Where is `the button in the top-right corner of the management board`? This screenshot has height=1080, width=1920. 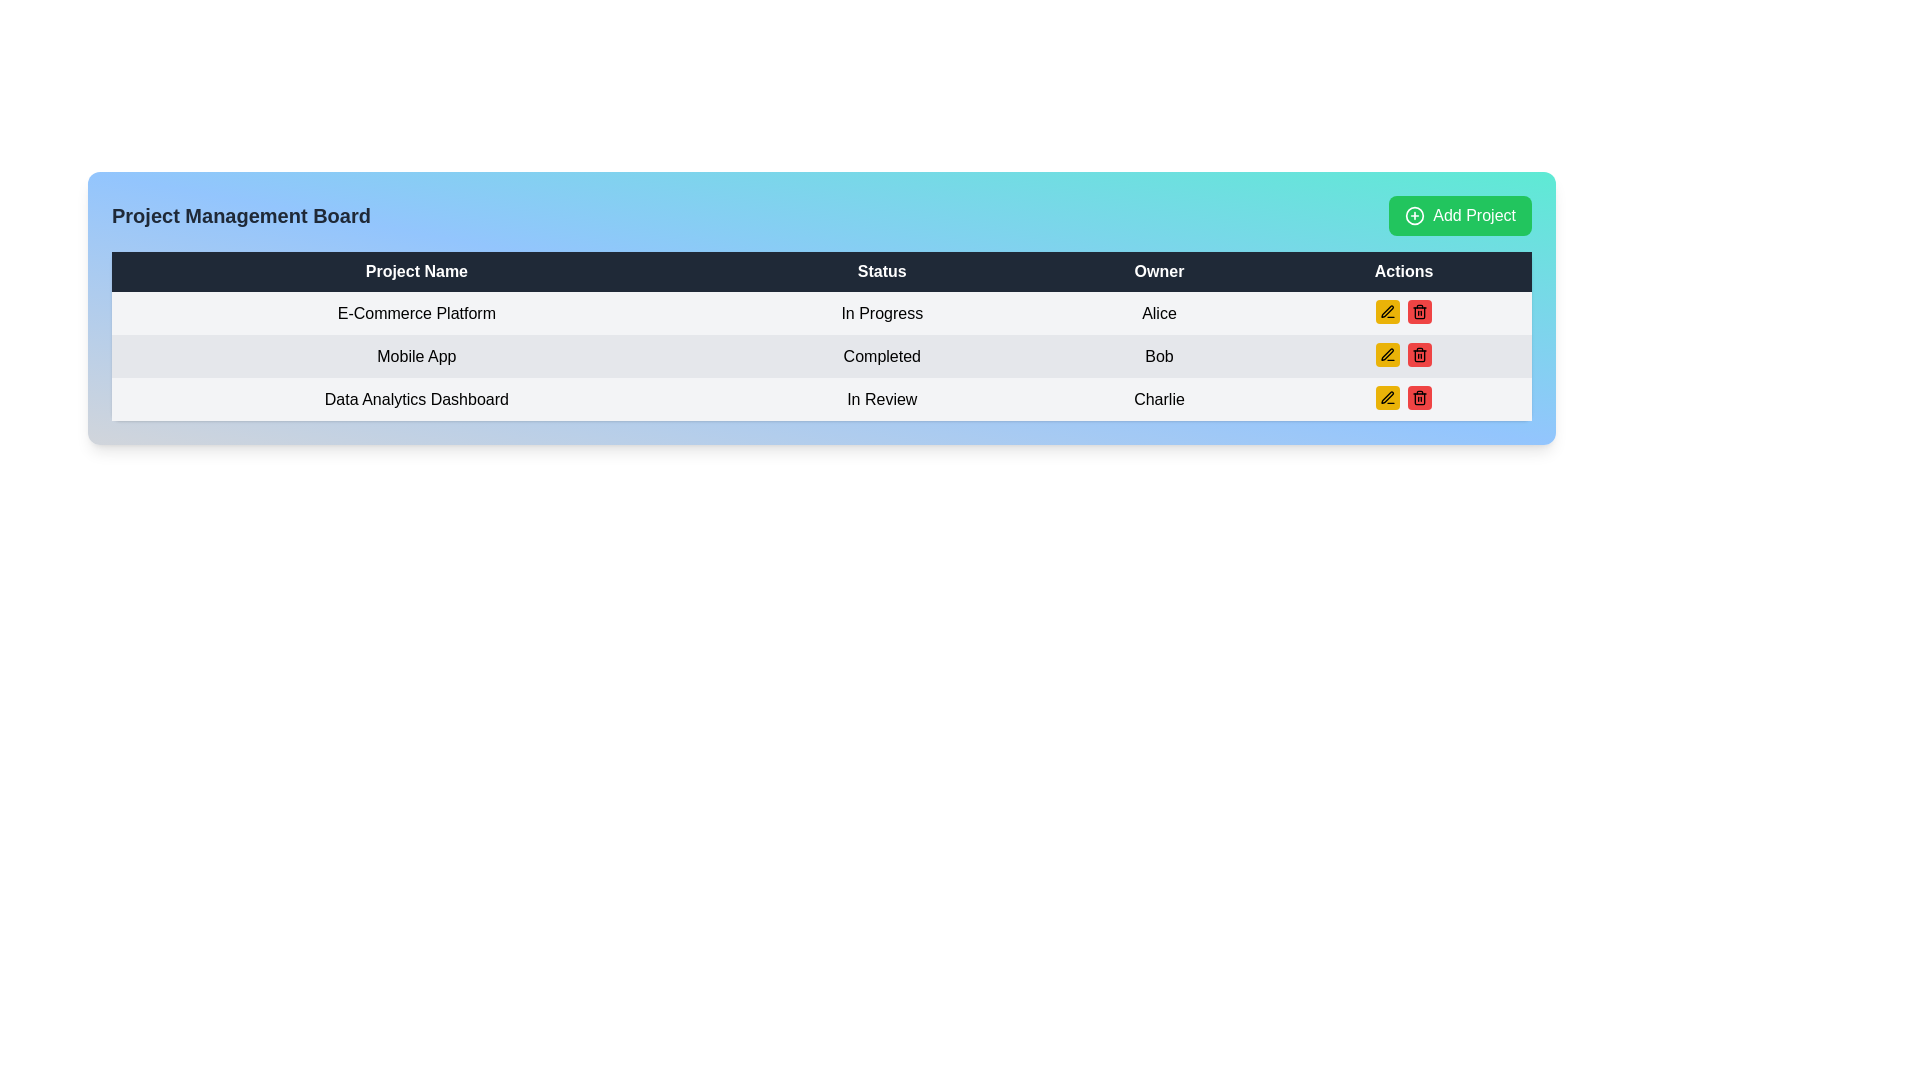
the button in the top-right corner of the management board is located at coordinates (1459, 216).